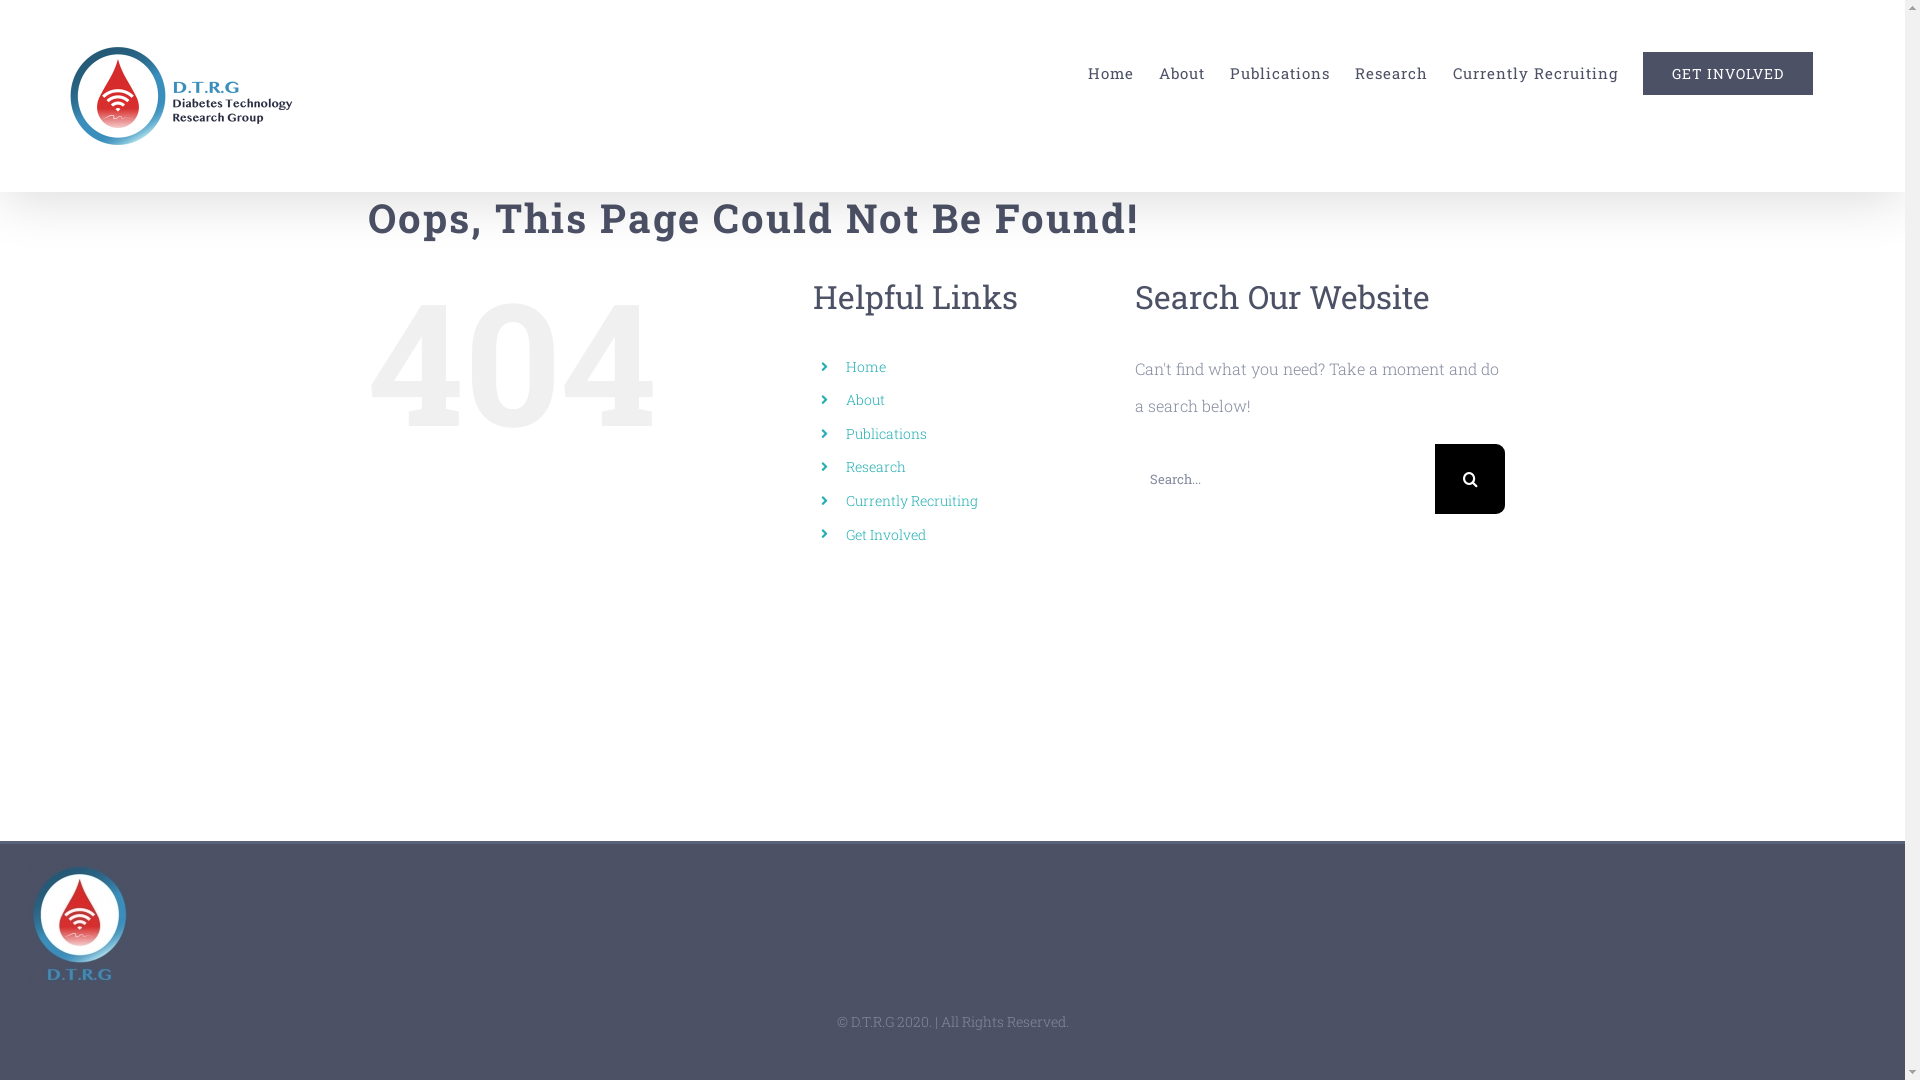 The image size is (1920, 1080). What do you see at coordinates (865, 366) in the screenshot?
I see `'Home'` at bounding box center [865, 366].